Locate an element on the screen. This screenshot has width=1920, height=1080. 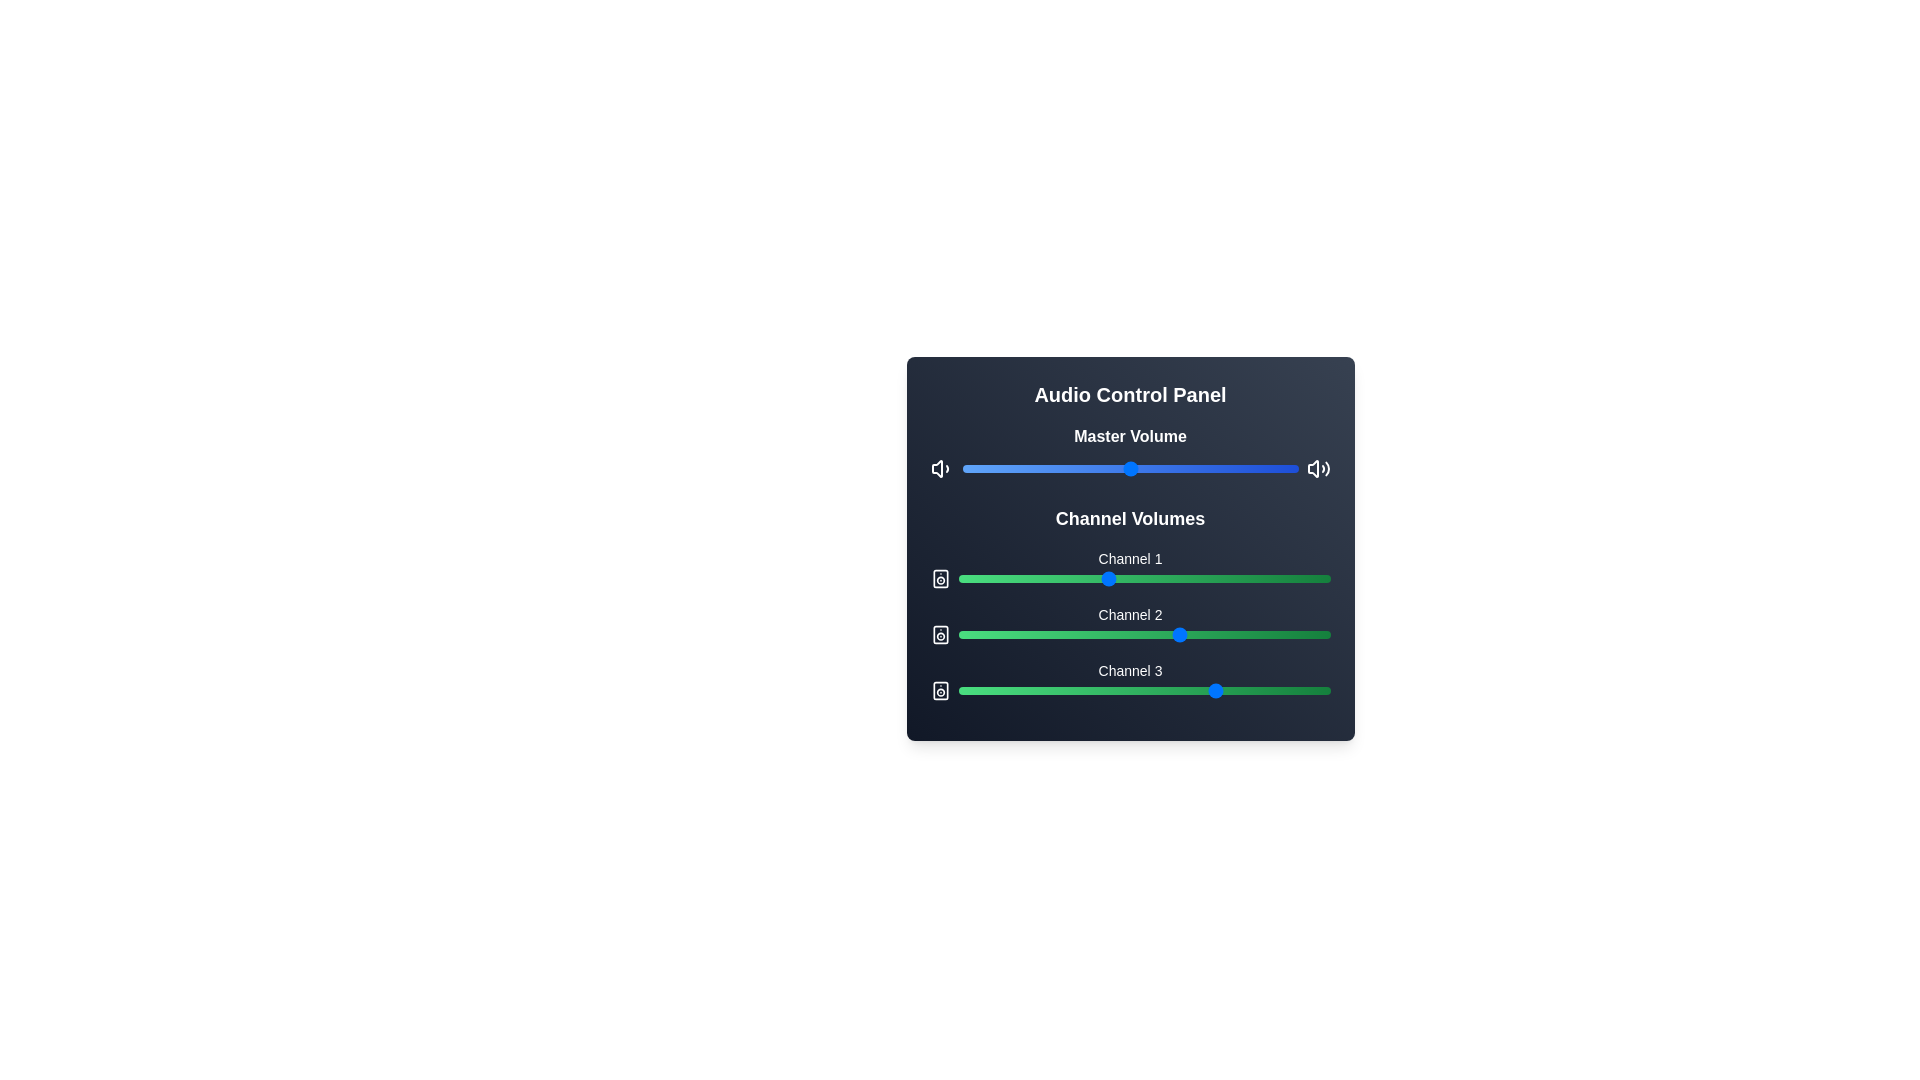
the 'Channel 3' volume slider is located at coordinates (1113, 685).